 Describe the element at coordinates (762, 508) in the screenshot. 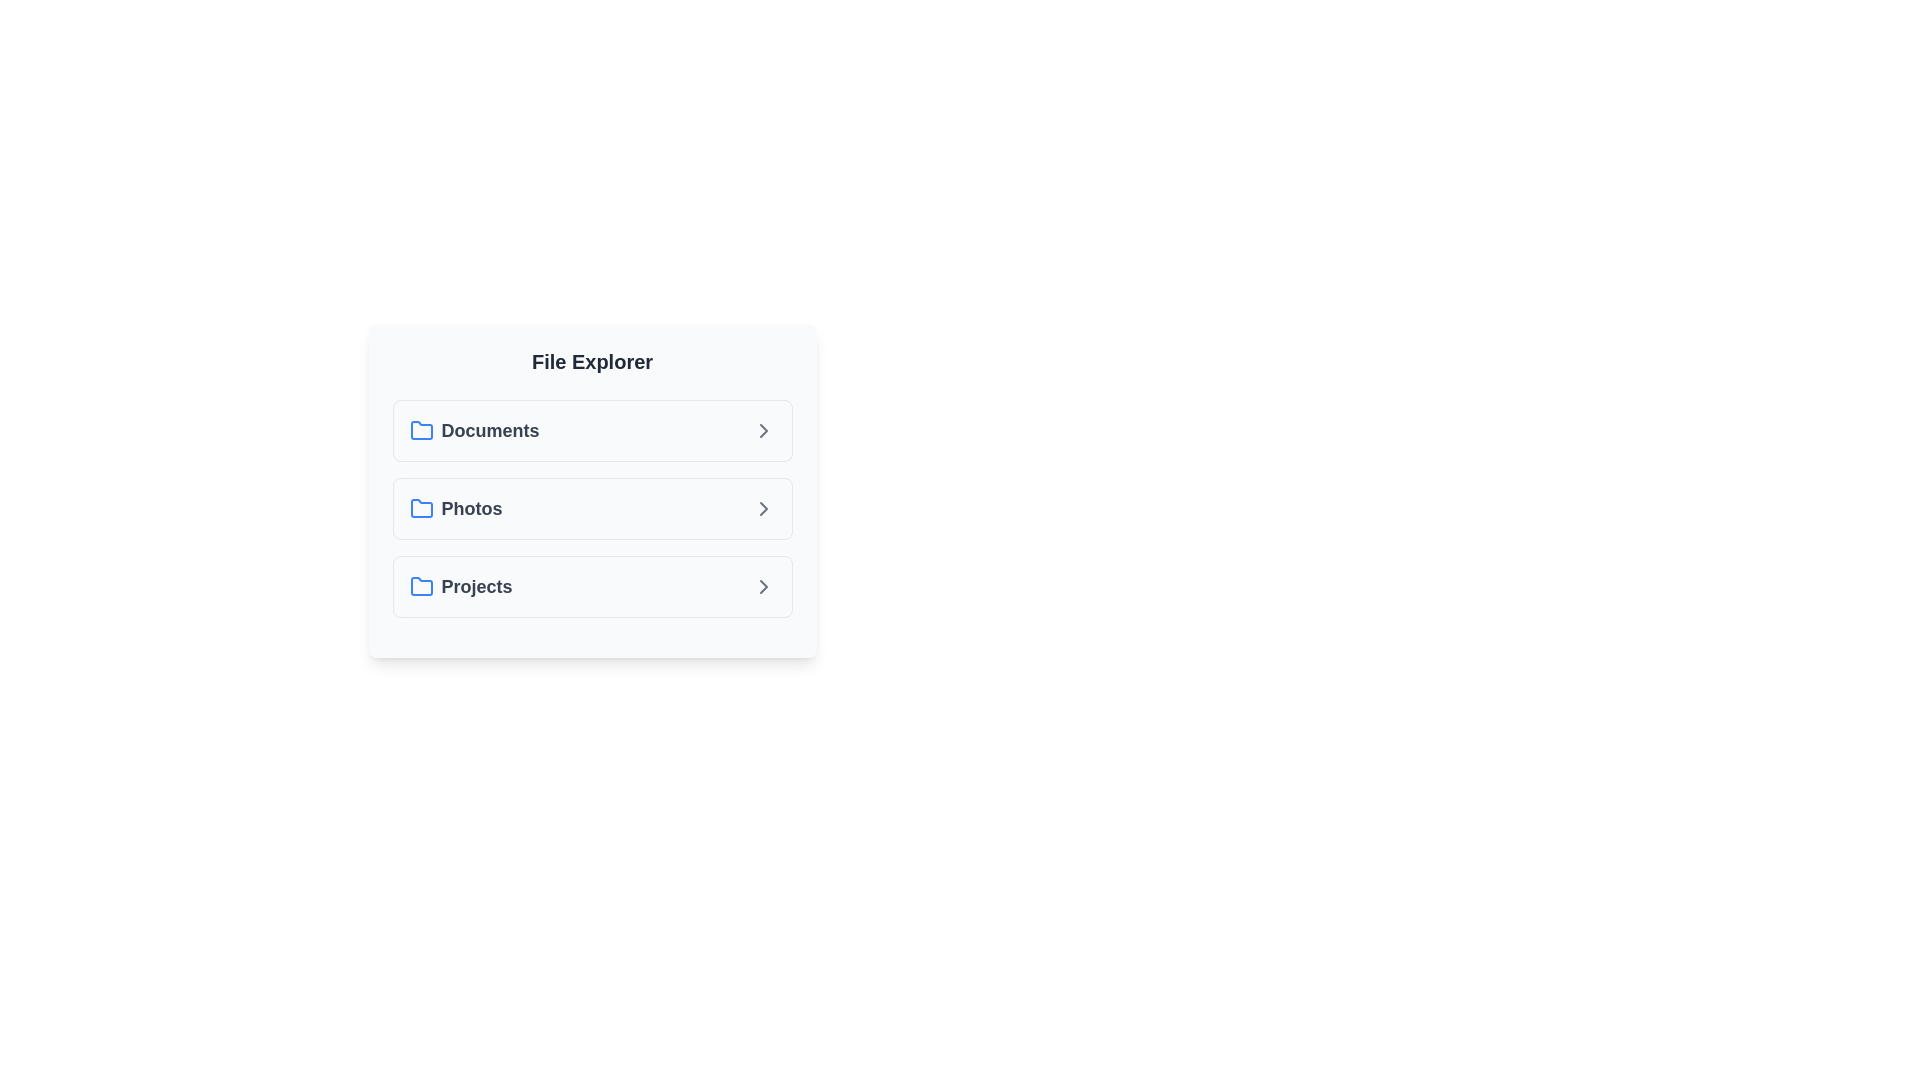

I see `arrow icon next to the folder named Photos` at that location.